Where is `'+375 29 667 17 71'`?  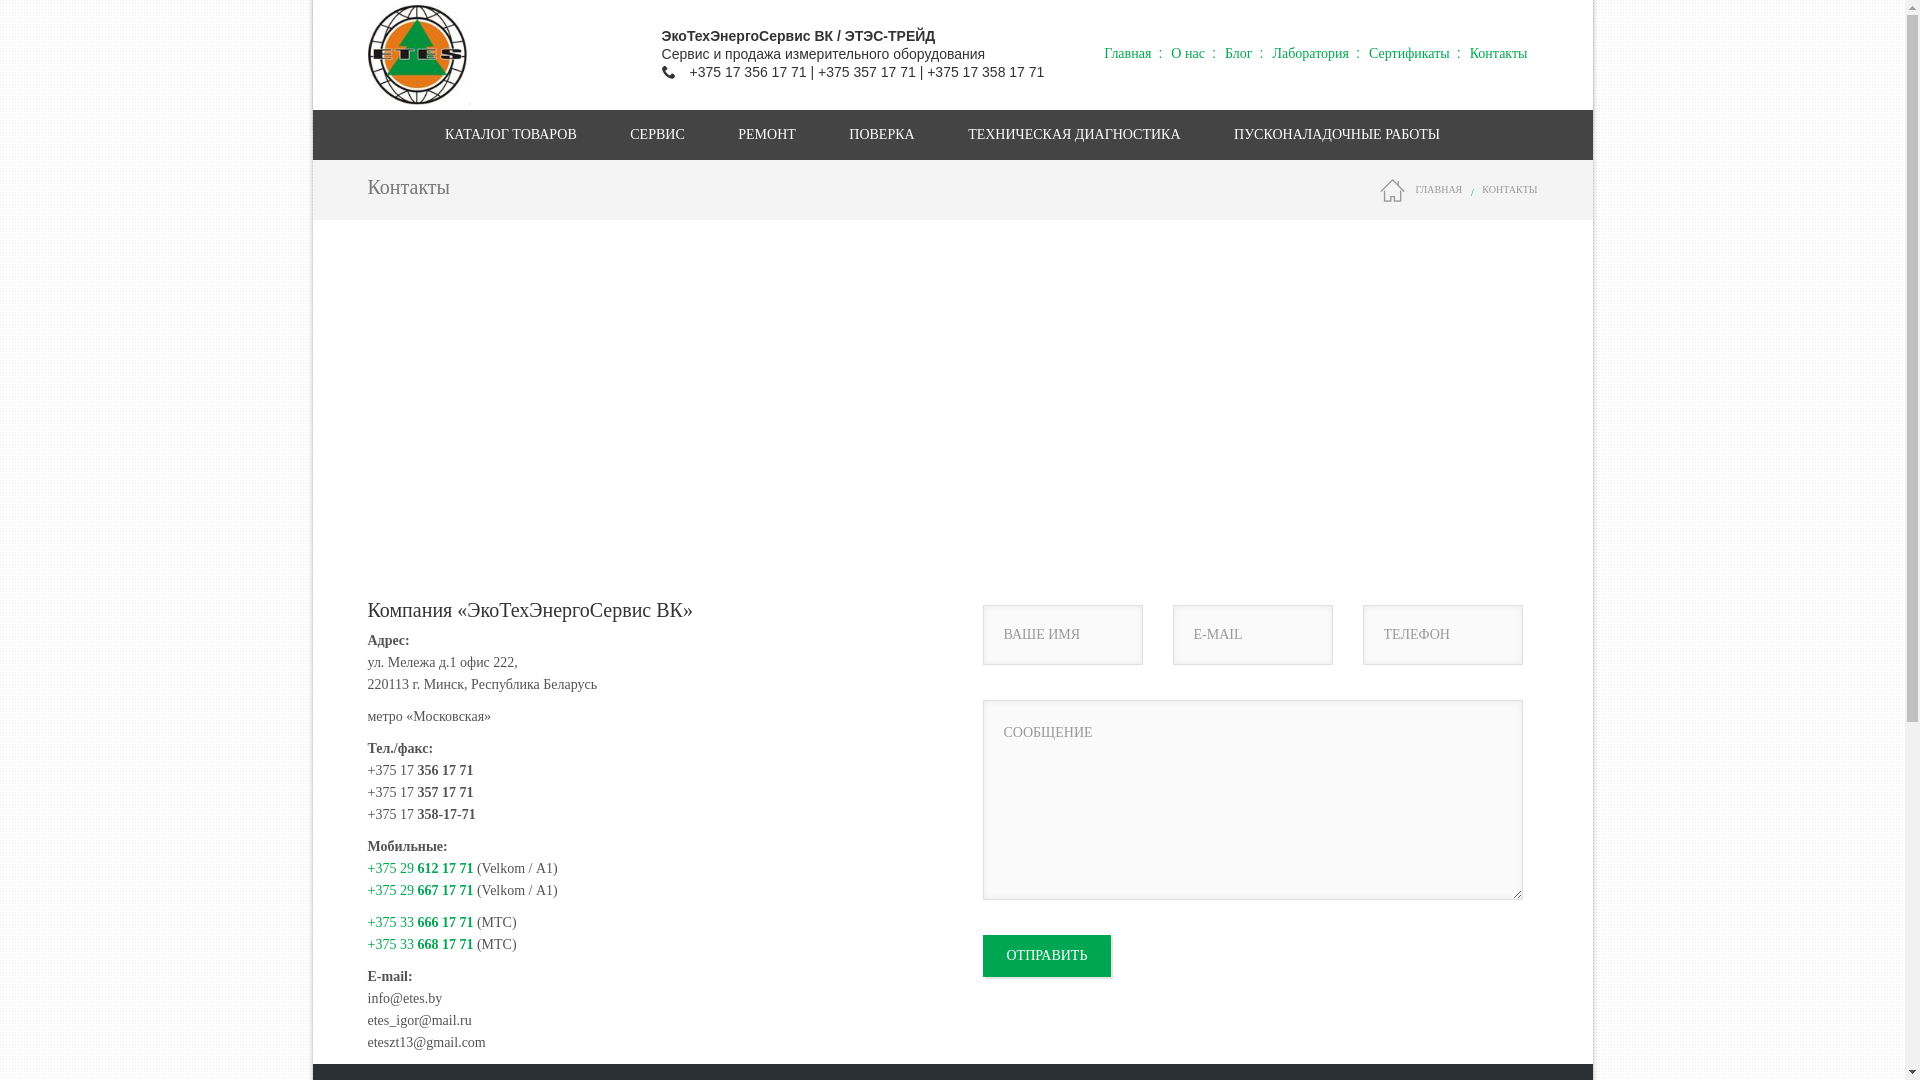 '+375 29 667 17 71' is located at coordinates (368, 889).